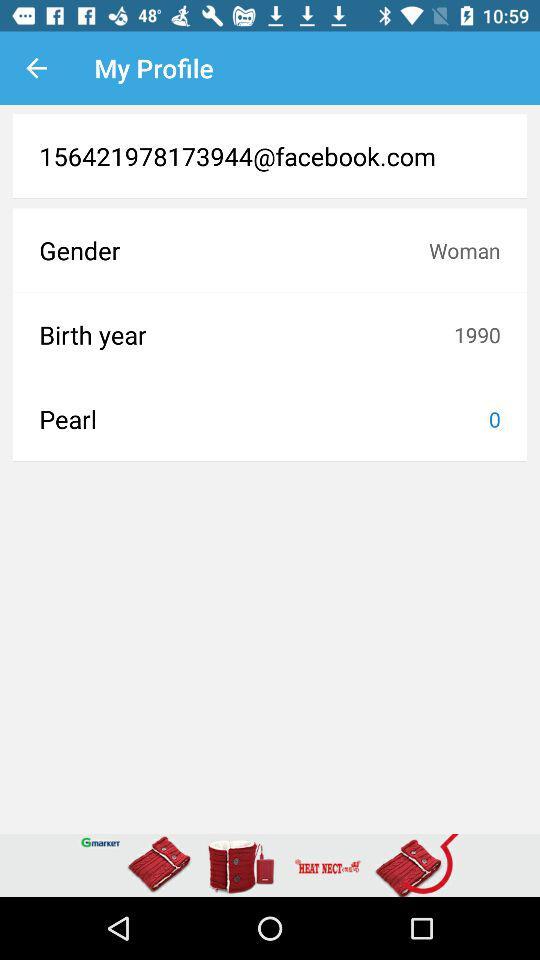 This screenshot has width=540, height=960. I want to click on 1990 icon, so click(476, 334).